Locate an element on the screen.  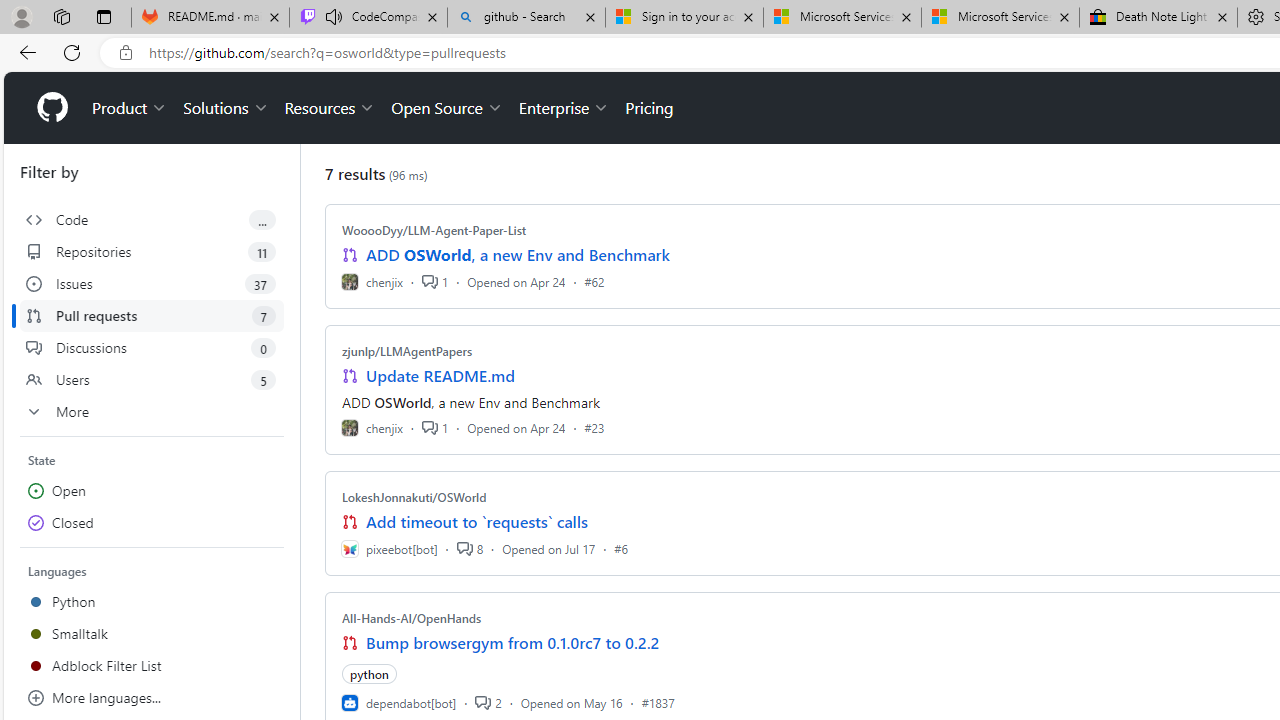
'zjunlp/LLMAgentPapers' is located at coordinates (406, 350).